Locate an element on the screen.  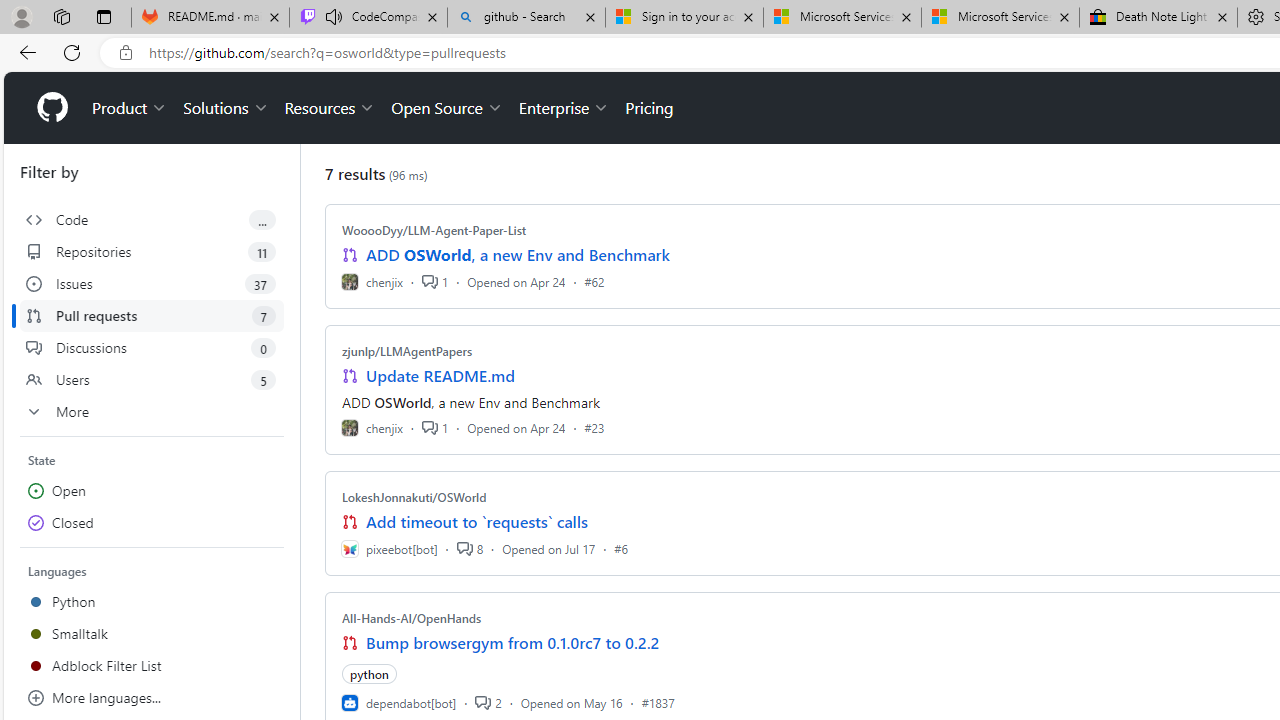
'zjunlp/LLMAgentPapers' is located at coordinates (406, 350).